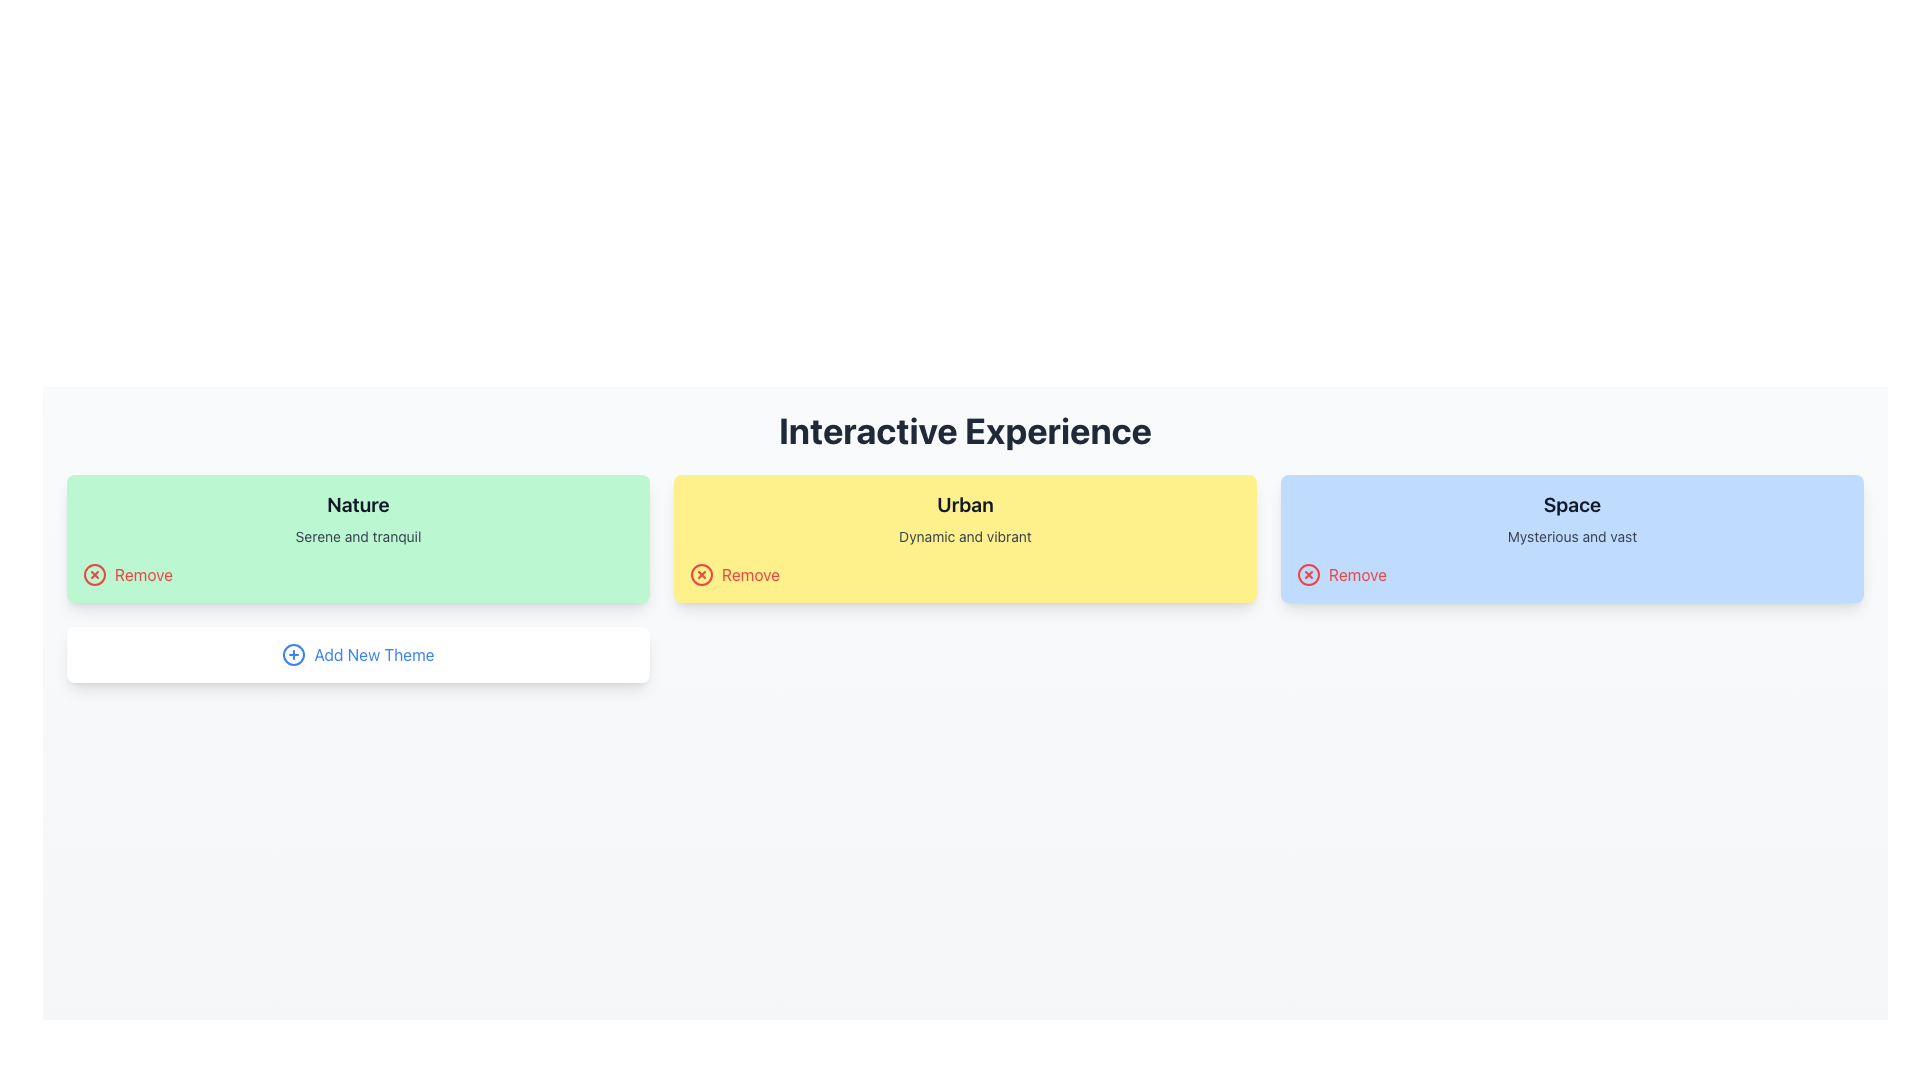 The image size is (1920, 1080). I want to click on the 'Remove' text label styled in red, located within the green card labeled 'Nature', so click(143, 574).